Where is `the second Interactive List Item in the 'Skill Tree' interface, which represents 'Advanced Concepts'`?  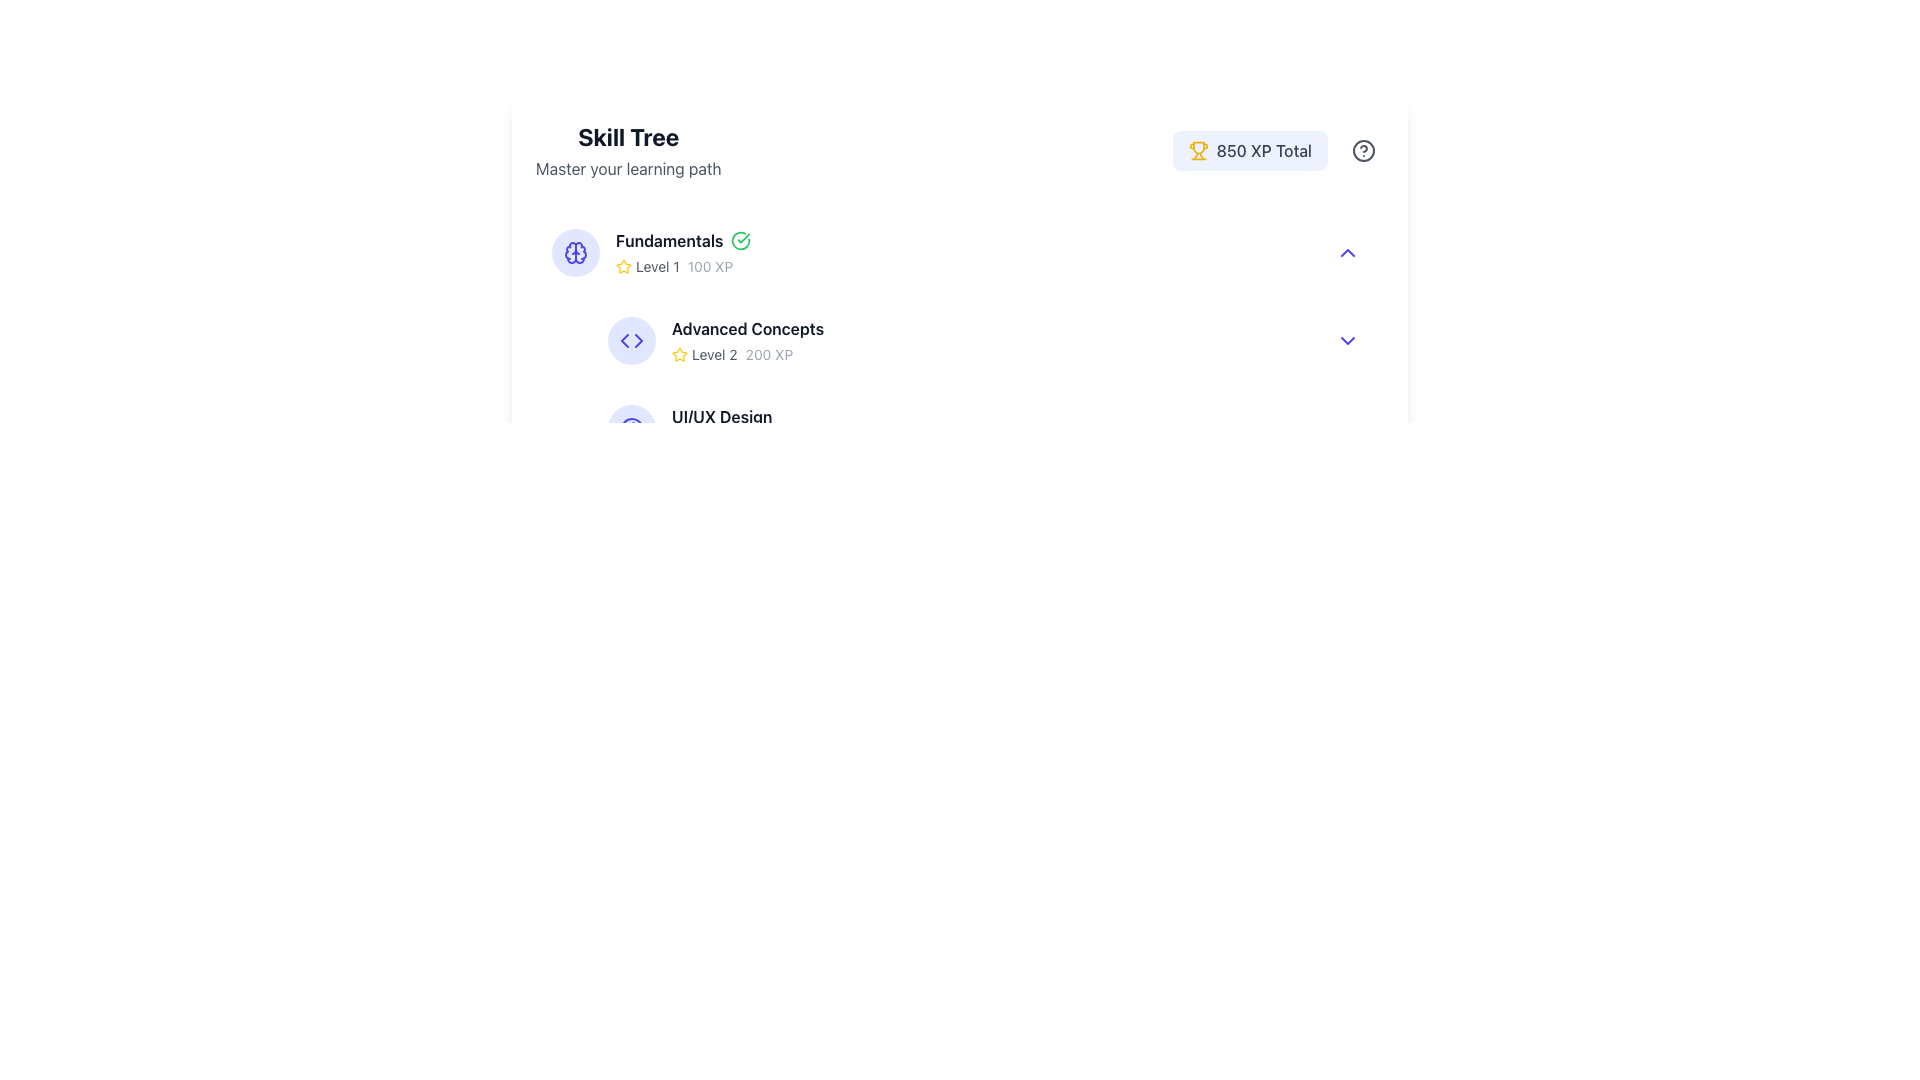 the second Interactive List Item in the 'Skill Tree' interface, which represents 'Advanced Concepts' is located at coordinates (968, 339).